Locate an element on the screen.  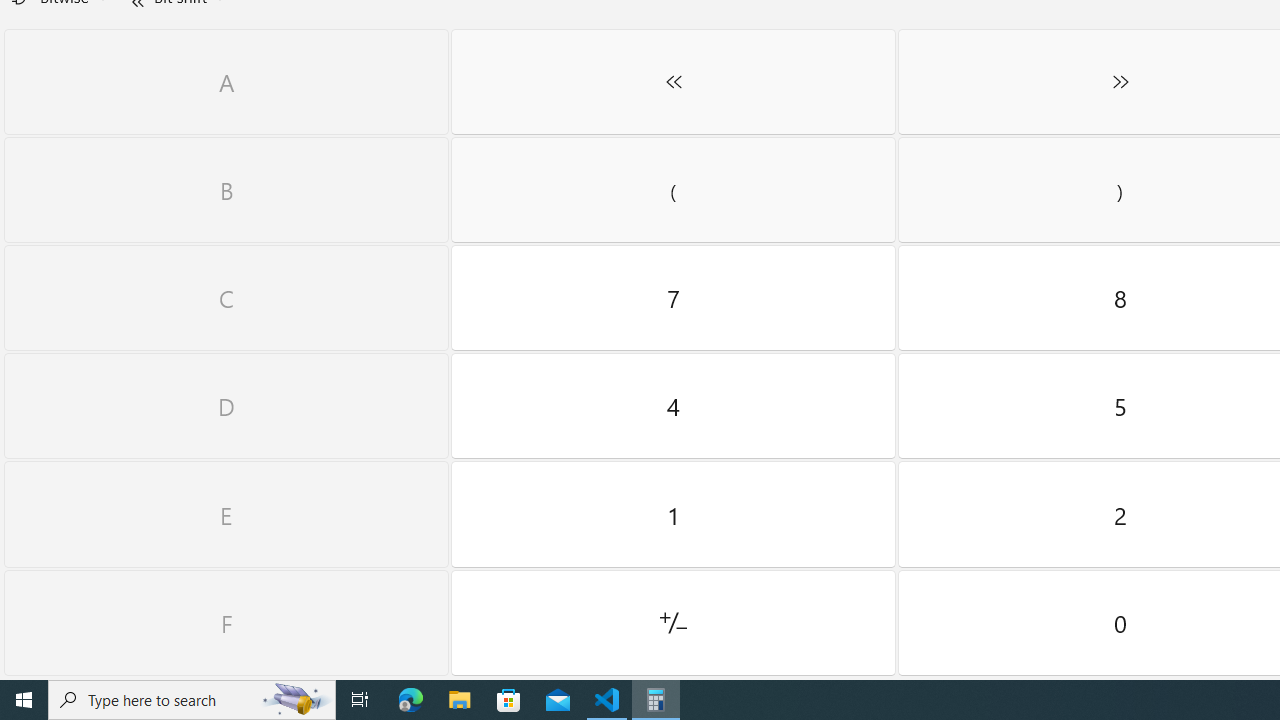
'C' is located at coordinates (226, 298).